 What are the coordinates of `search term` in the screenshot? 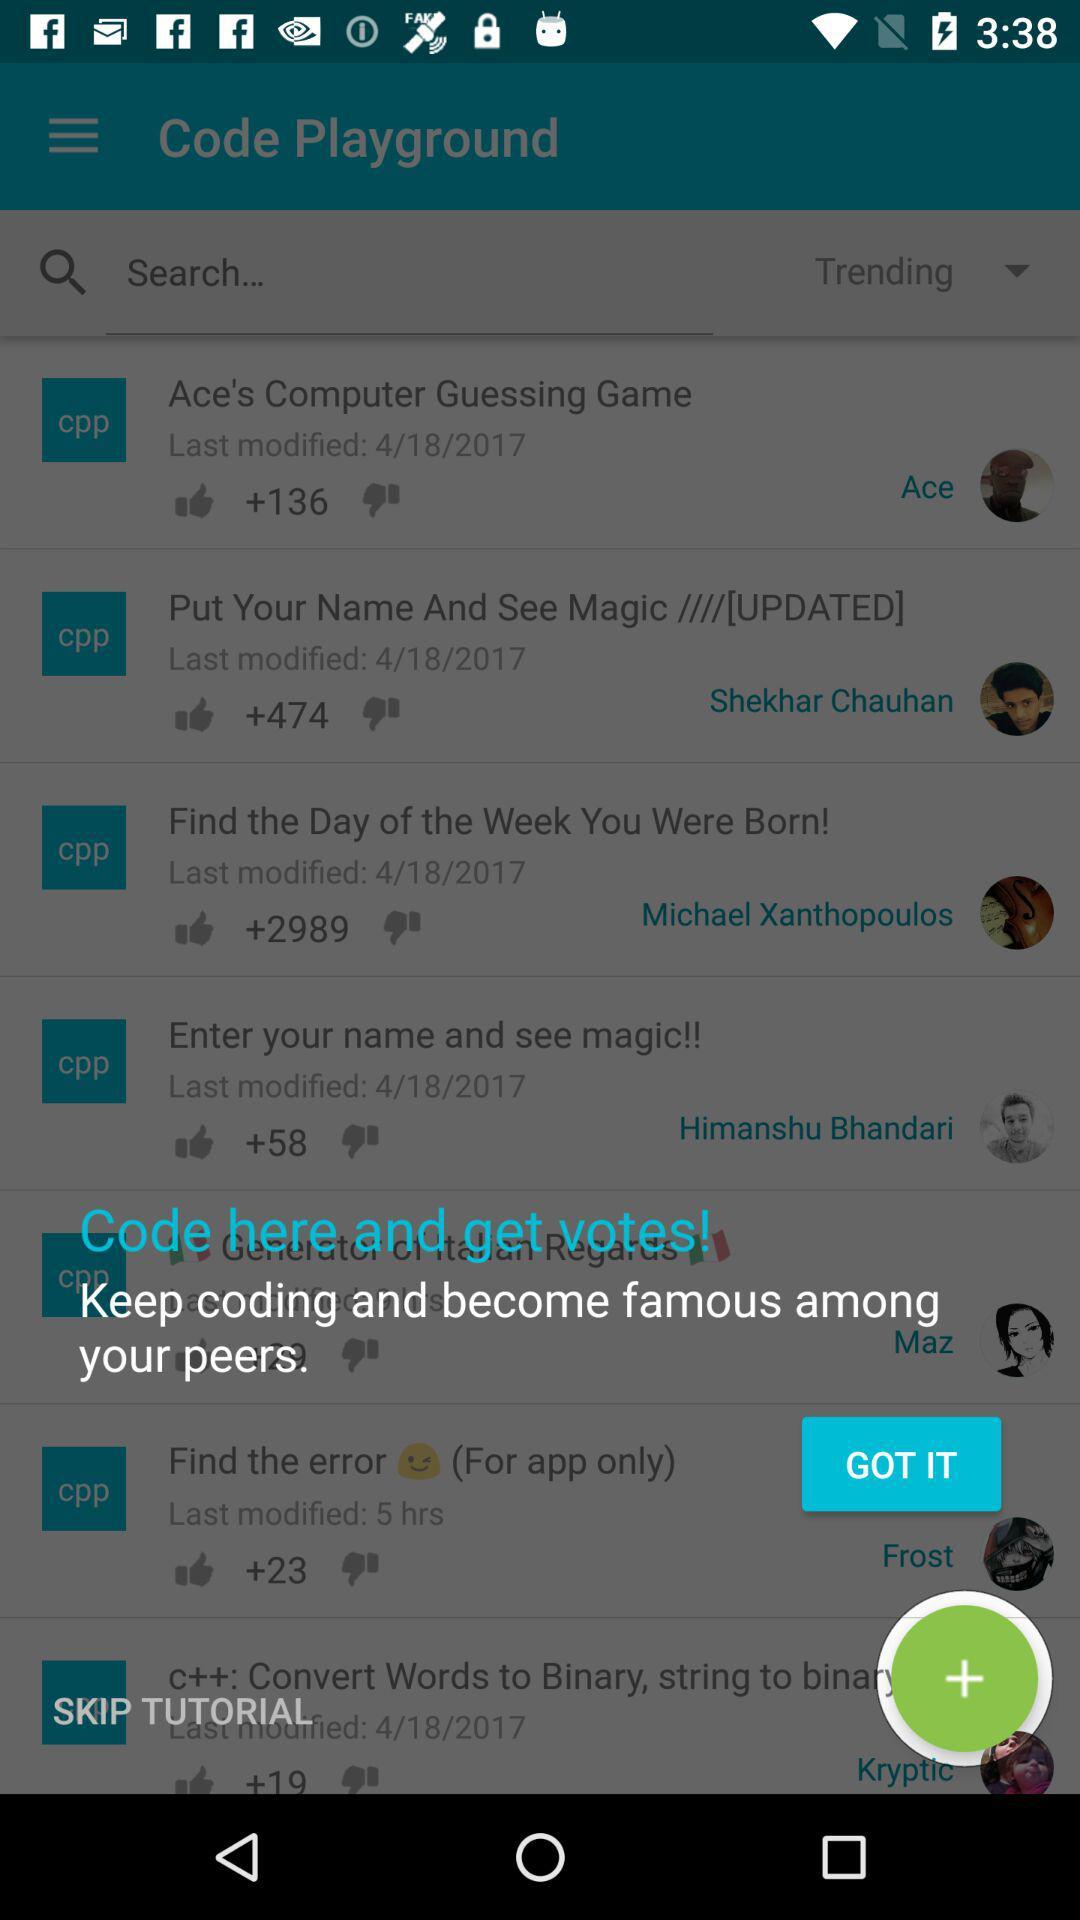 It's located at (408, 270).